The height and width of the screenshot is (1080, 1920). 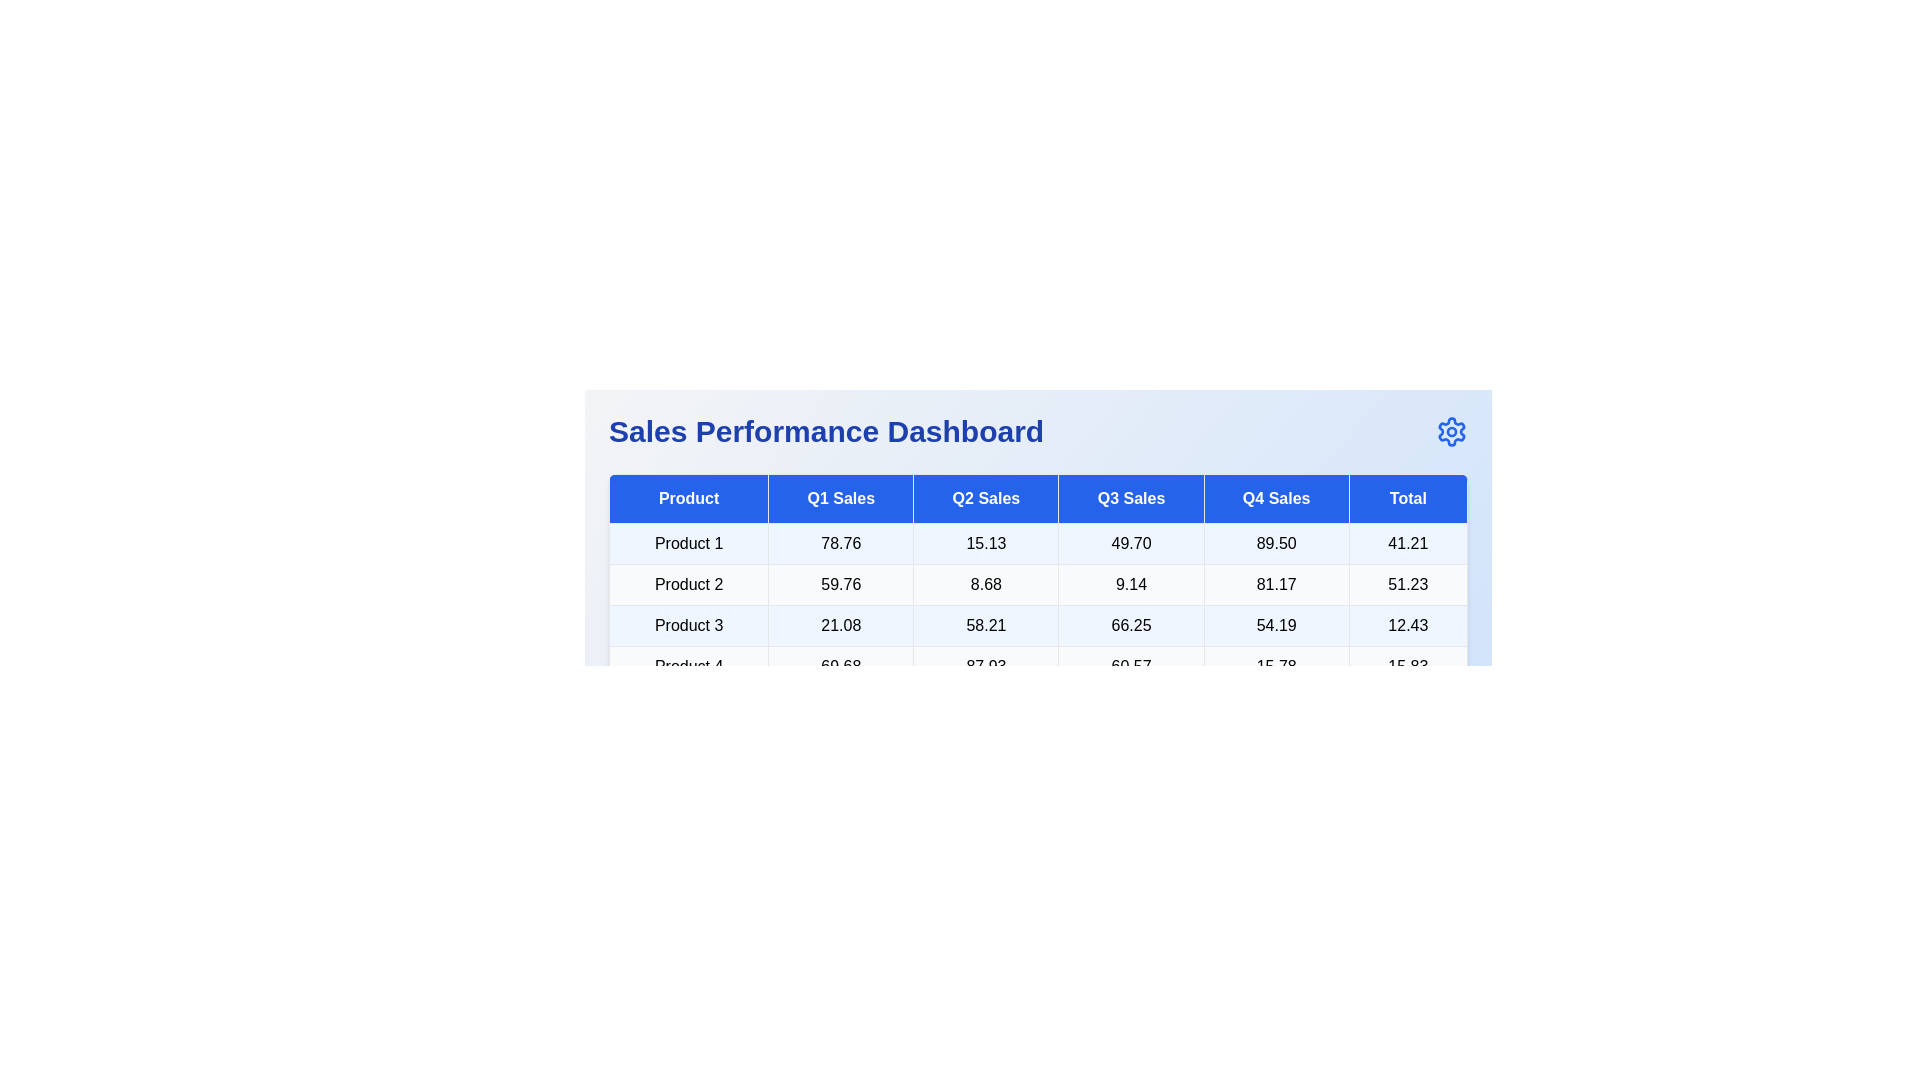 What do you see at coordinates (1451, 431) in the screenshot?
I see `the settings icon to open the settings menu` at bounding box center [1451, 431].